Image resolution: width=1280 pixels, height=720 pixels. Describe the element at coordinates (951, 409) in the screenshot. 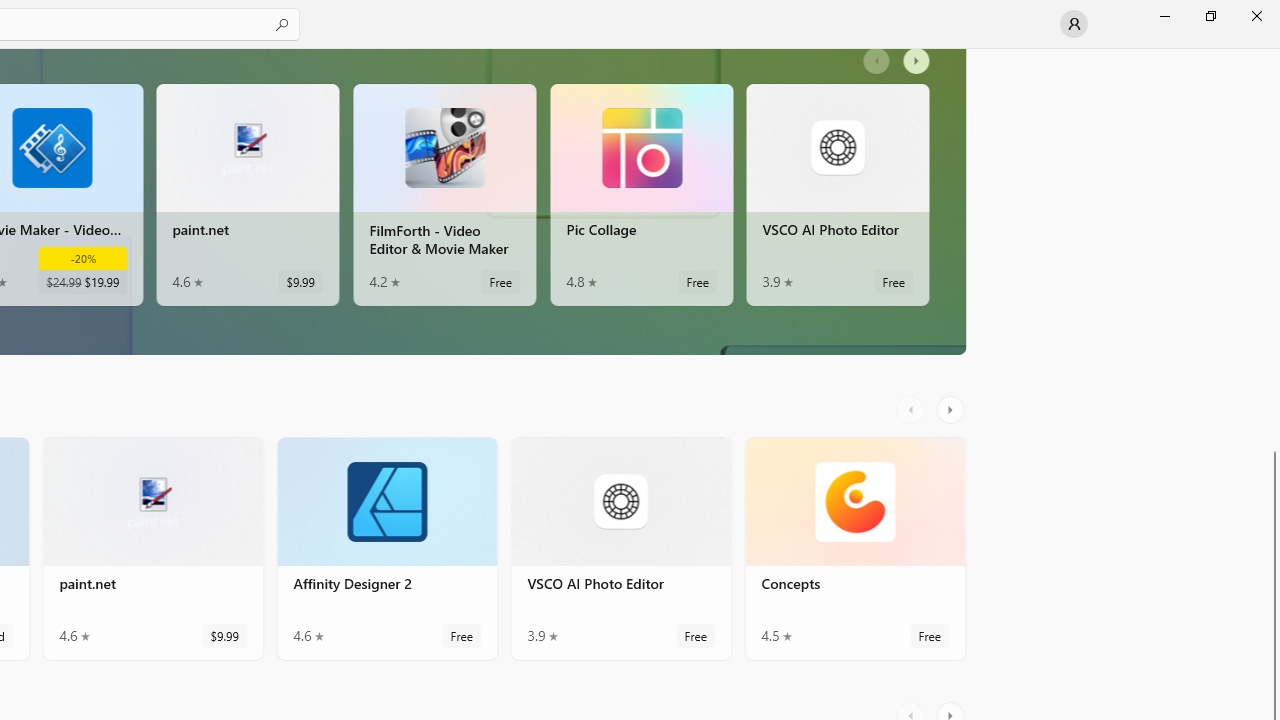

I see `'AutomationID: RightScrollButton'` at that location.